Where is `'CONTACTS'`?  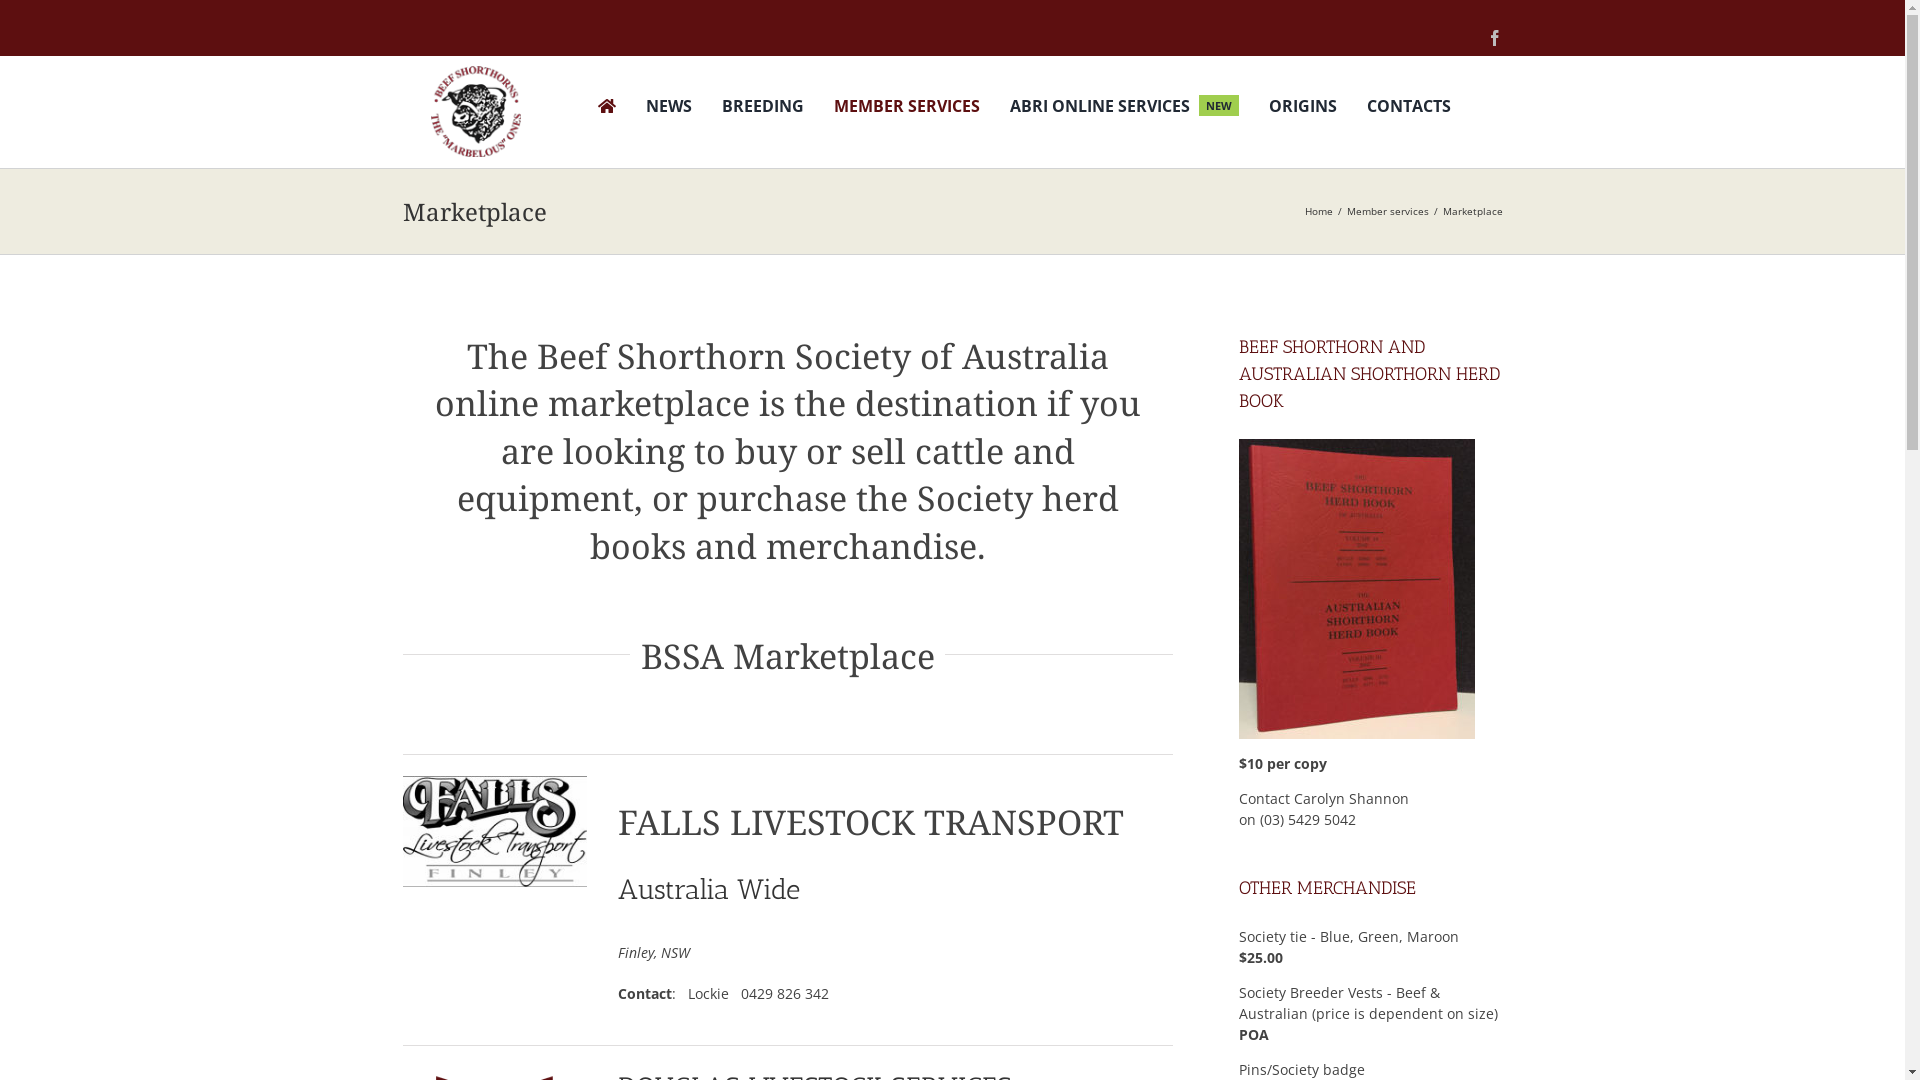 'CONTACTS' is located at coordinates (1408, 108).